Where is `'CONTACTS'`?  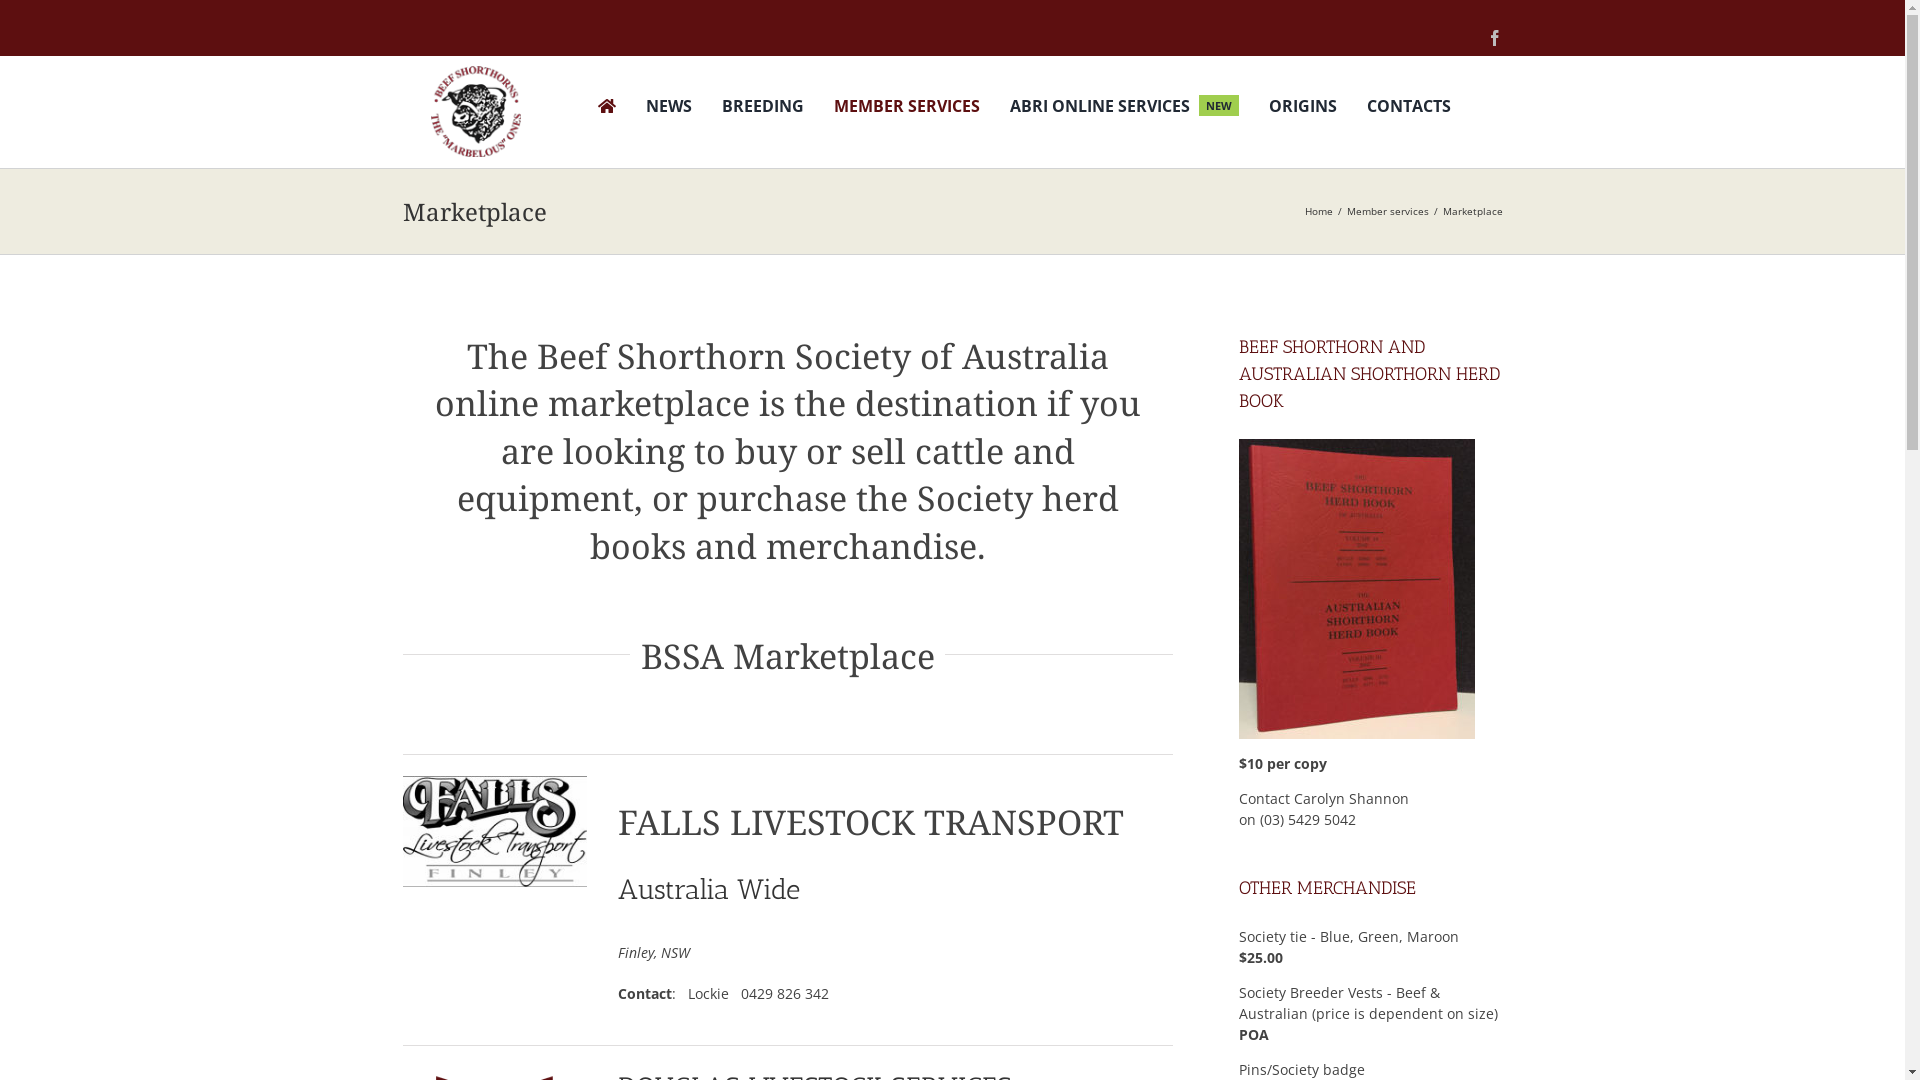 'CONTACTS' is located at coordinates (1408, 108).